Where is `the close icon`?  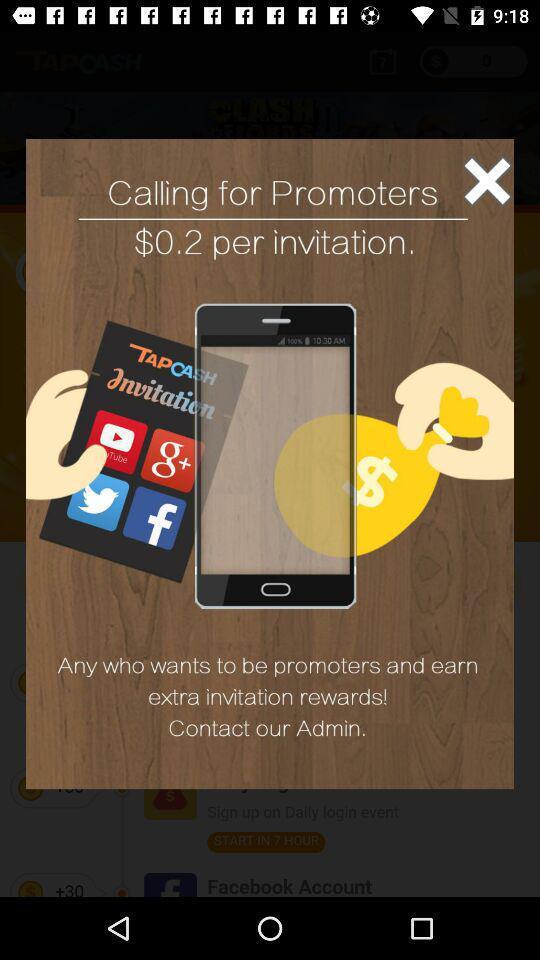 the close icon is located at coordinates (486, 181).